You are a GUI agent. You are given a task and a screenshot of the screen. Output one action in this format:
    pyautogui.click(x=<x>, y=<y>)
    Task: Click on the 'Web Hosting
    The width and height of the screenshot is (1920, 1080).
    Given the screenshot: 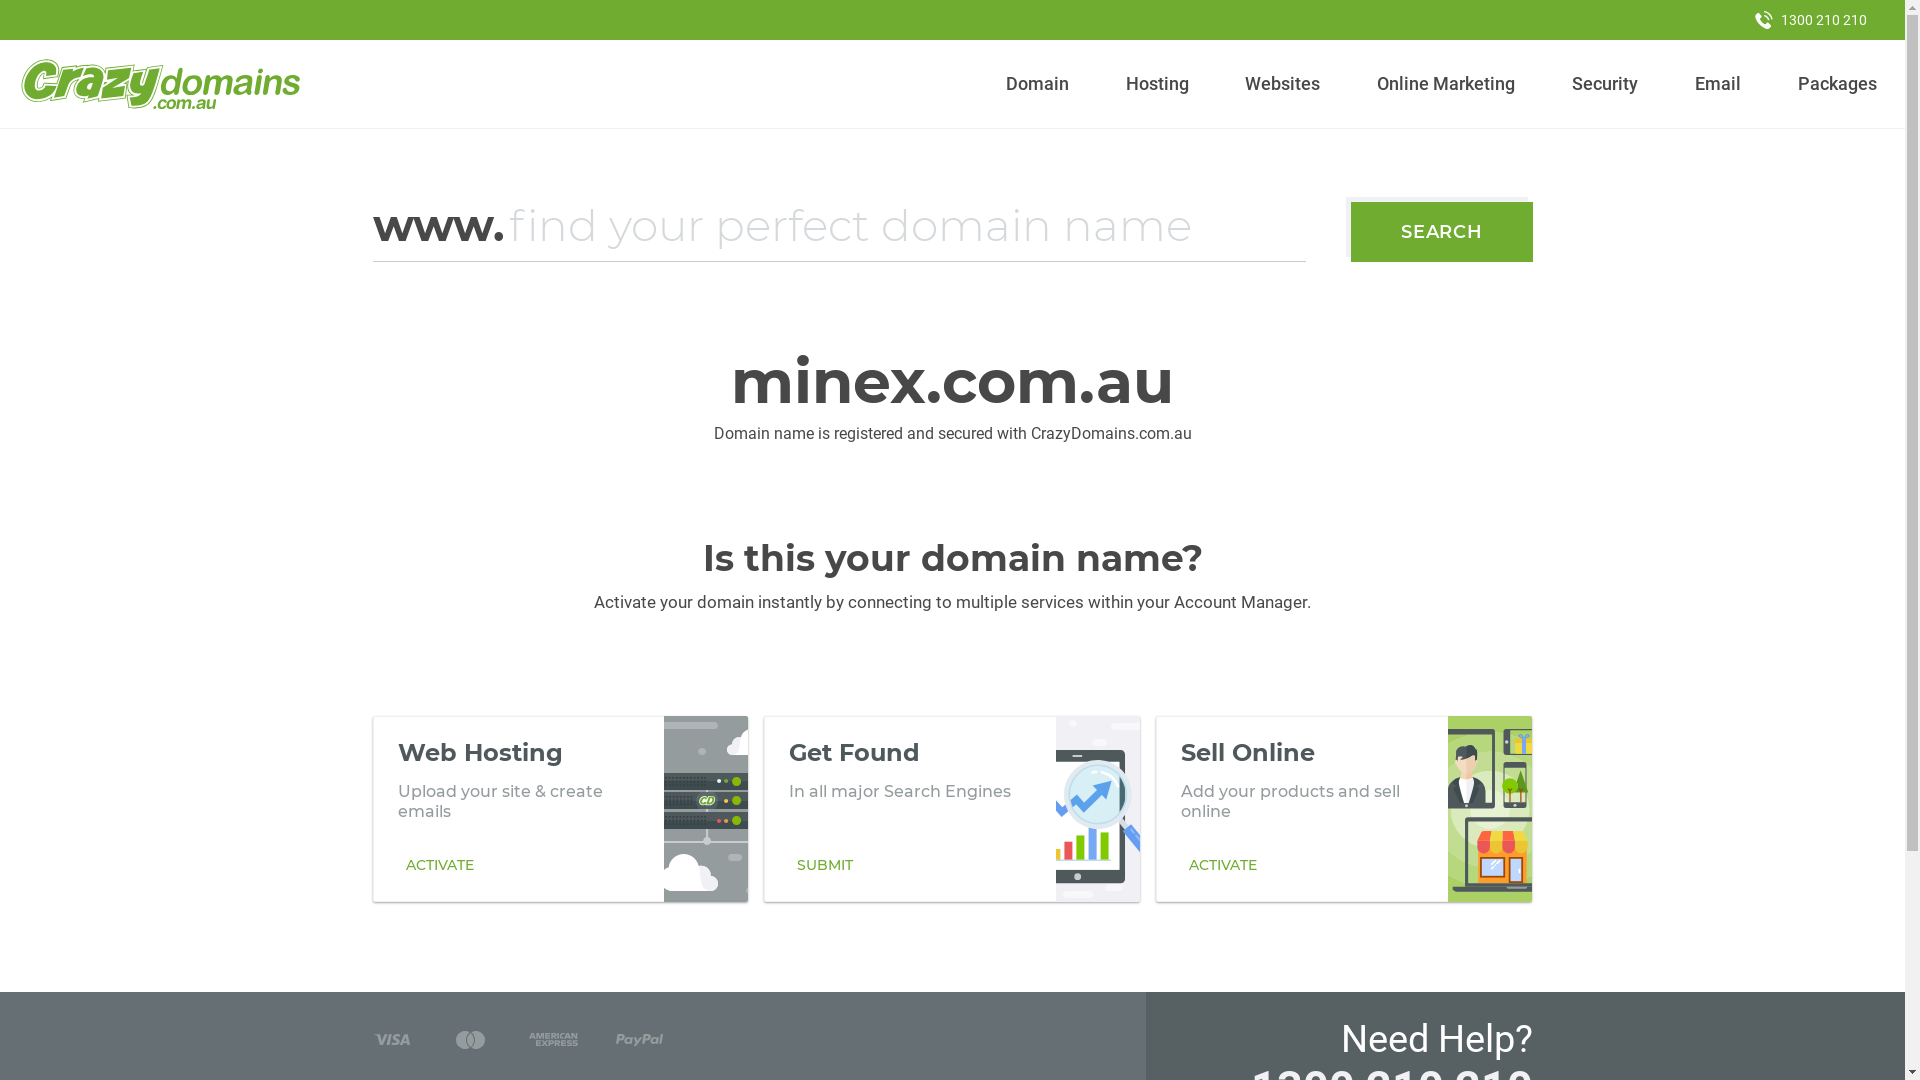 What is the action you would take?
    pyautogui.click(x=560, y=808)
    